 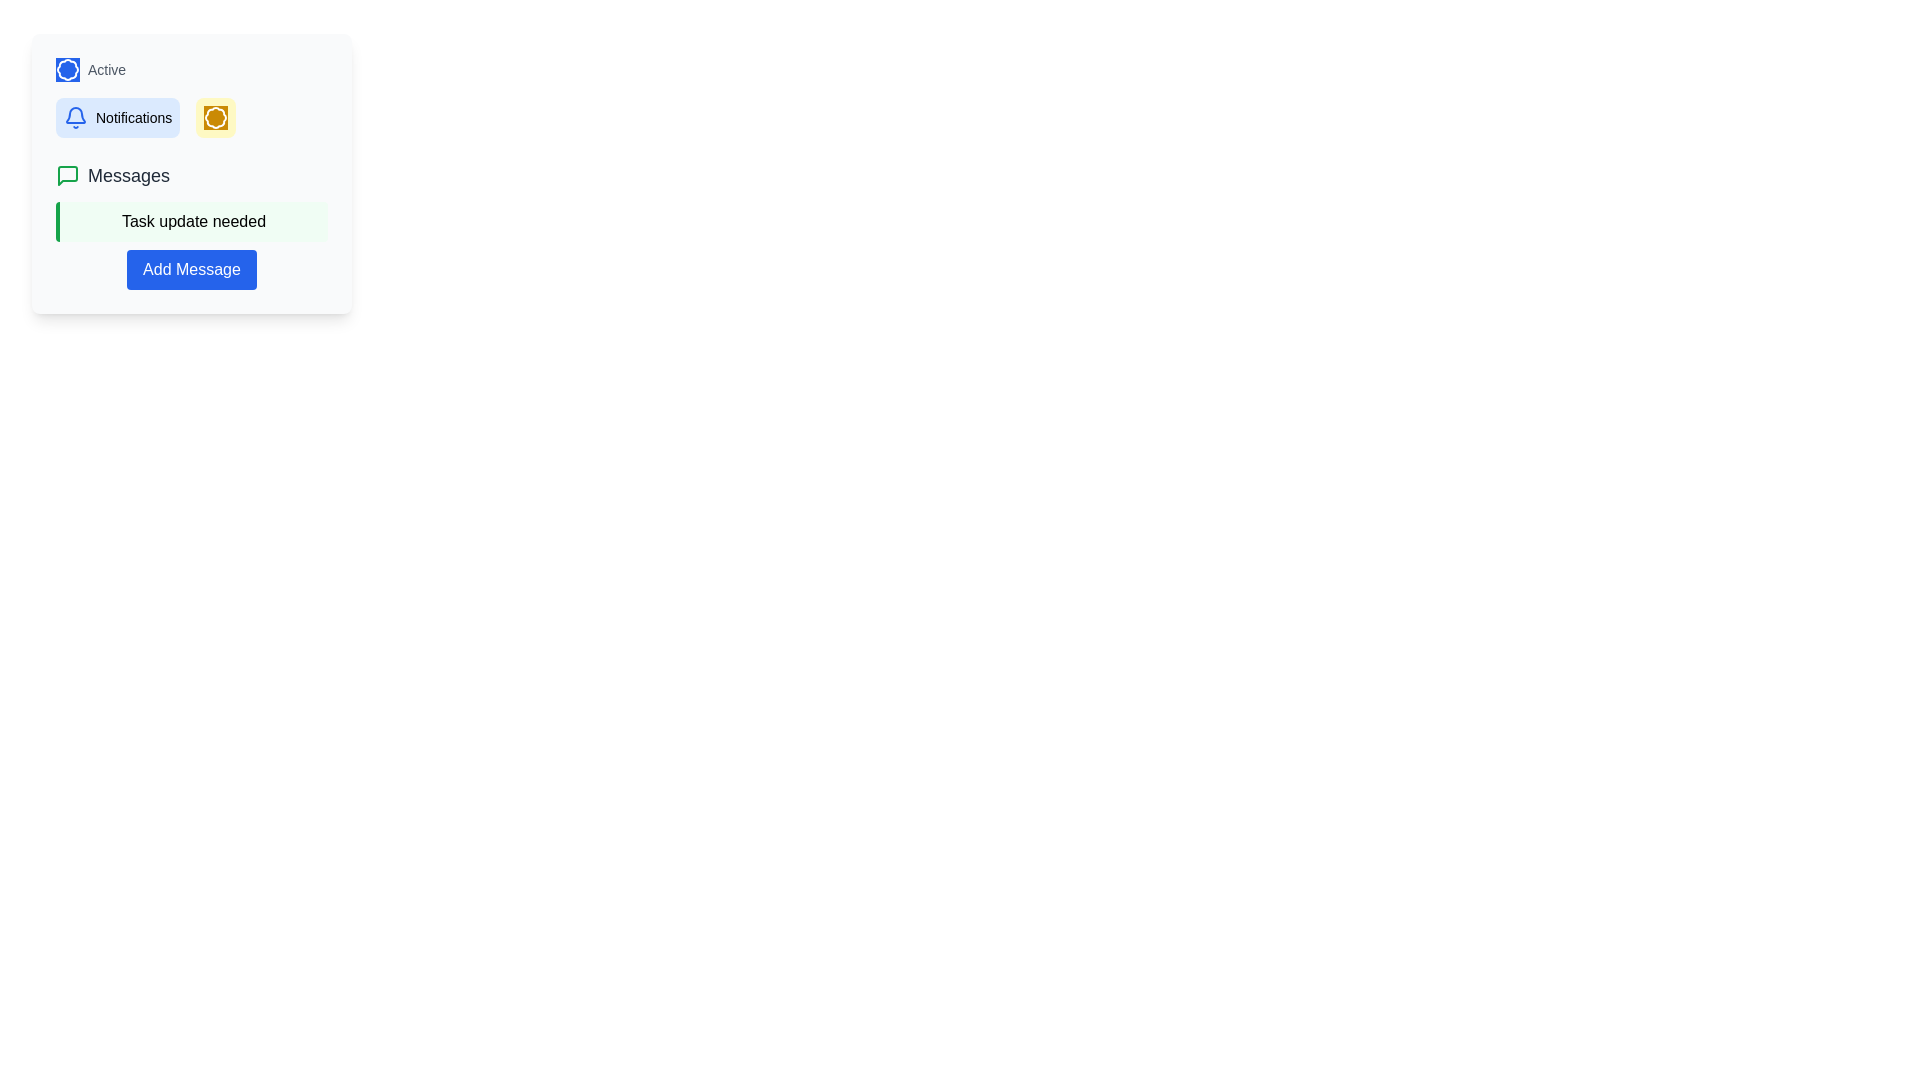 I want to click on the circular badge icon with a blue background and white flower-like outline, labeled 'Dev Team', located in the top-left section next to the 'Active' label, so click(x=67, y=68).